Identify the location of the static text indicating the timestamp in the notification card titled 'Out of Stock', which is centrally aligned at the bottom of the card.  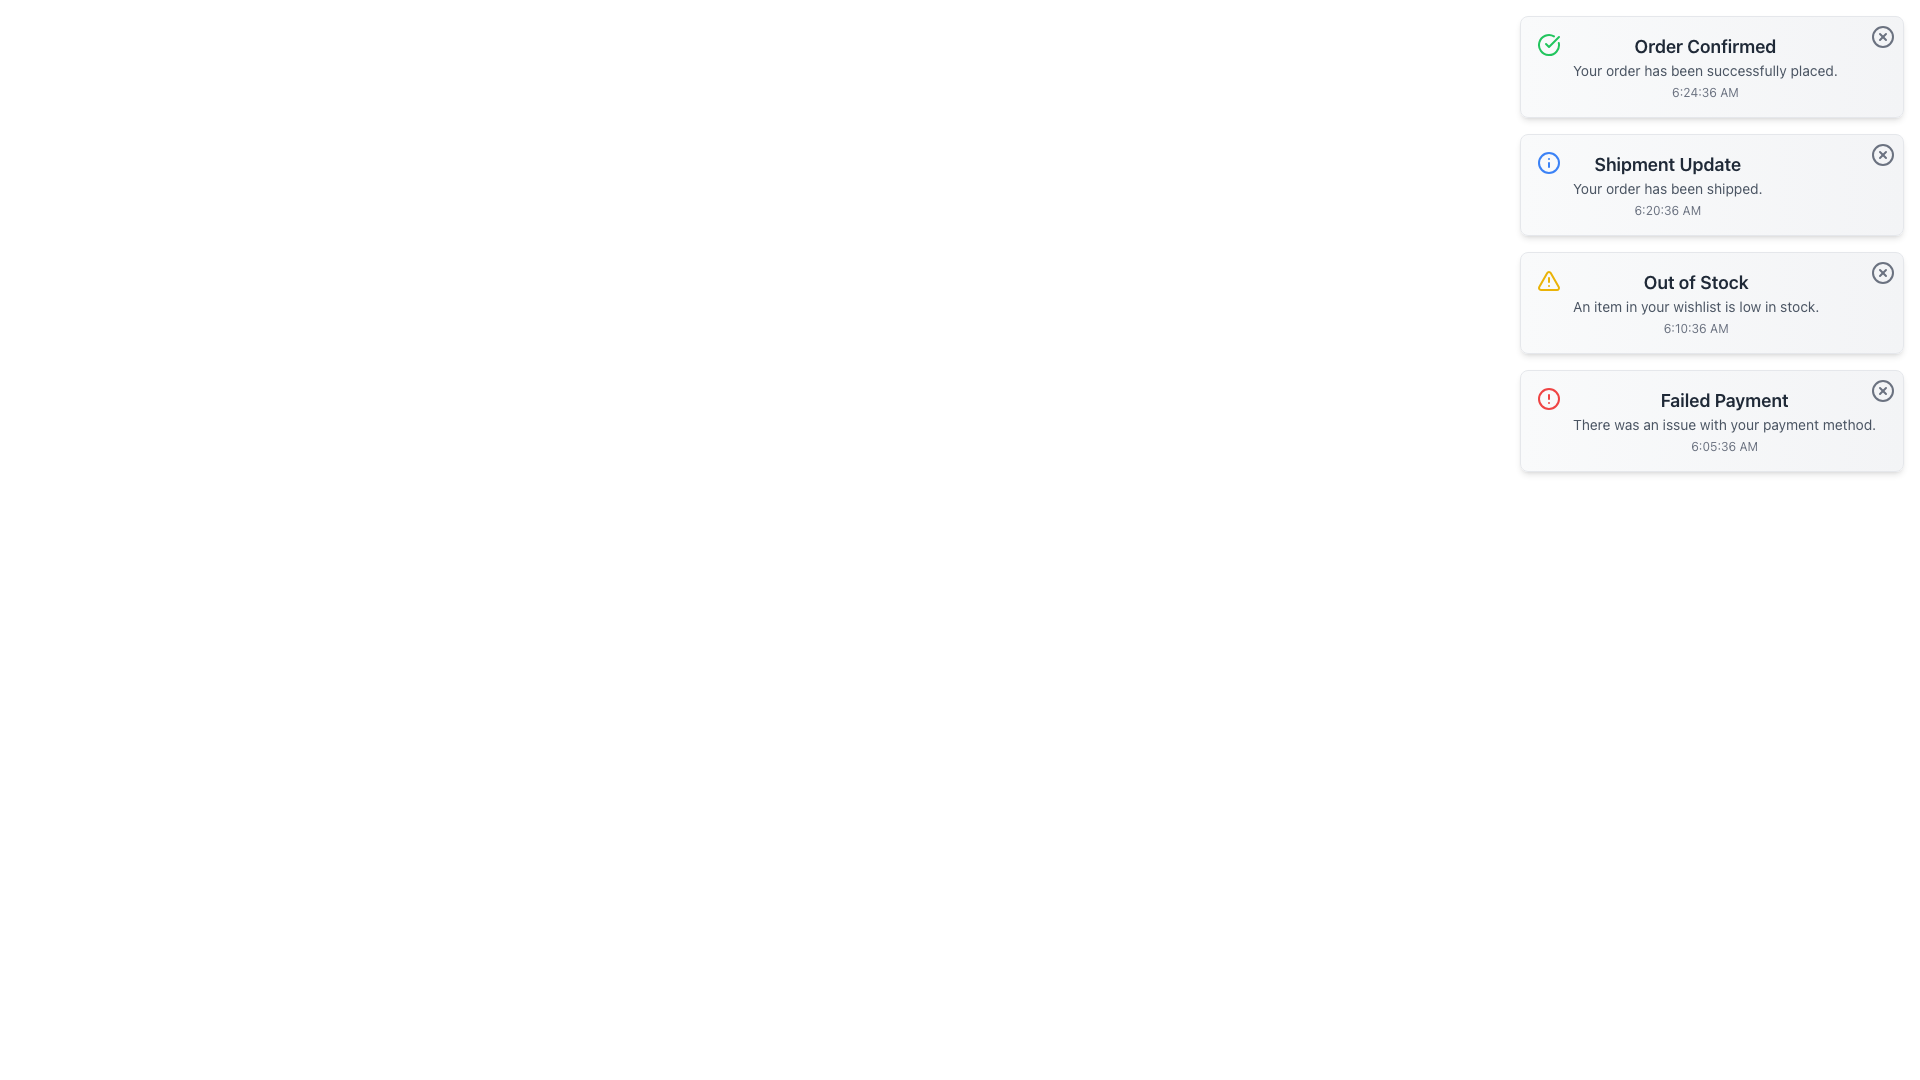
(1695, 327).